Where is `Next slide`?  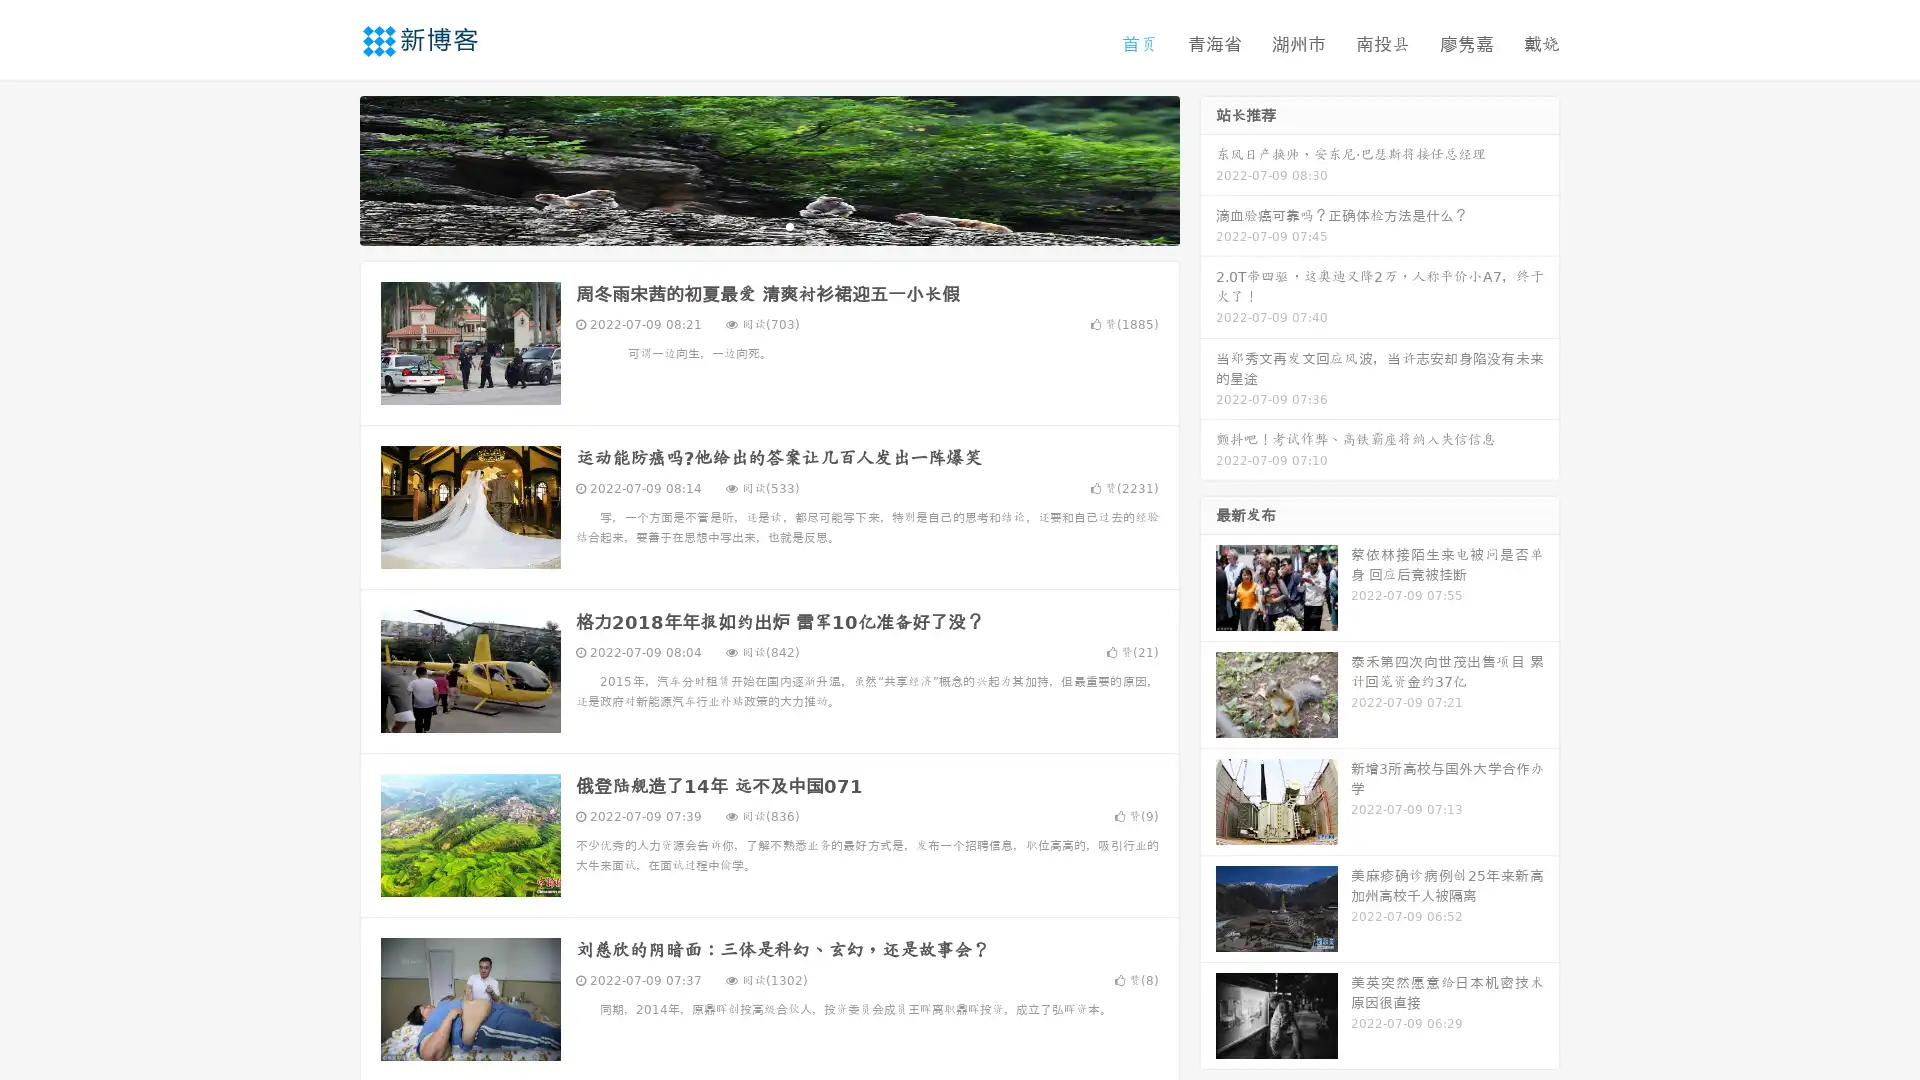 Next slide is located at coordinates (1208, 168).